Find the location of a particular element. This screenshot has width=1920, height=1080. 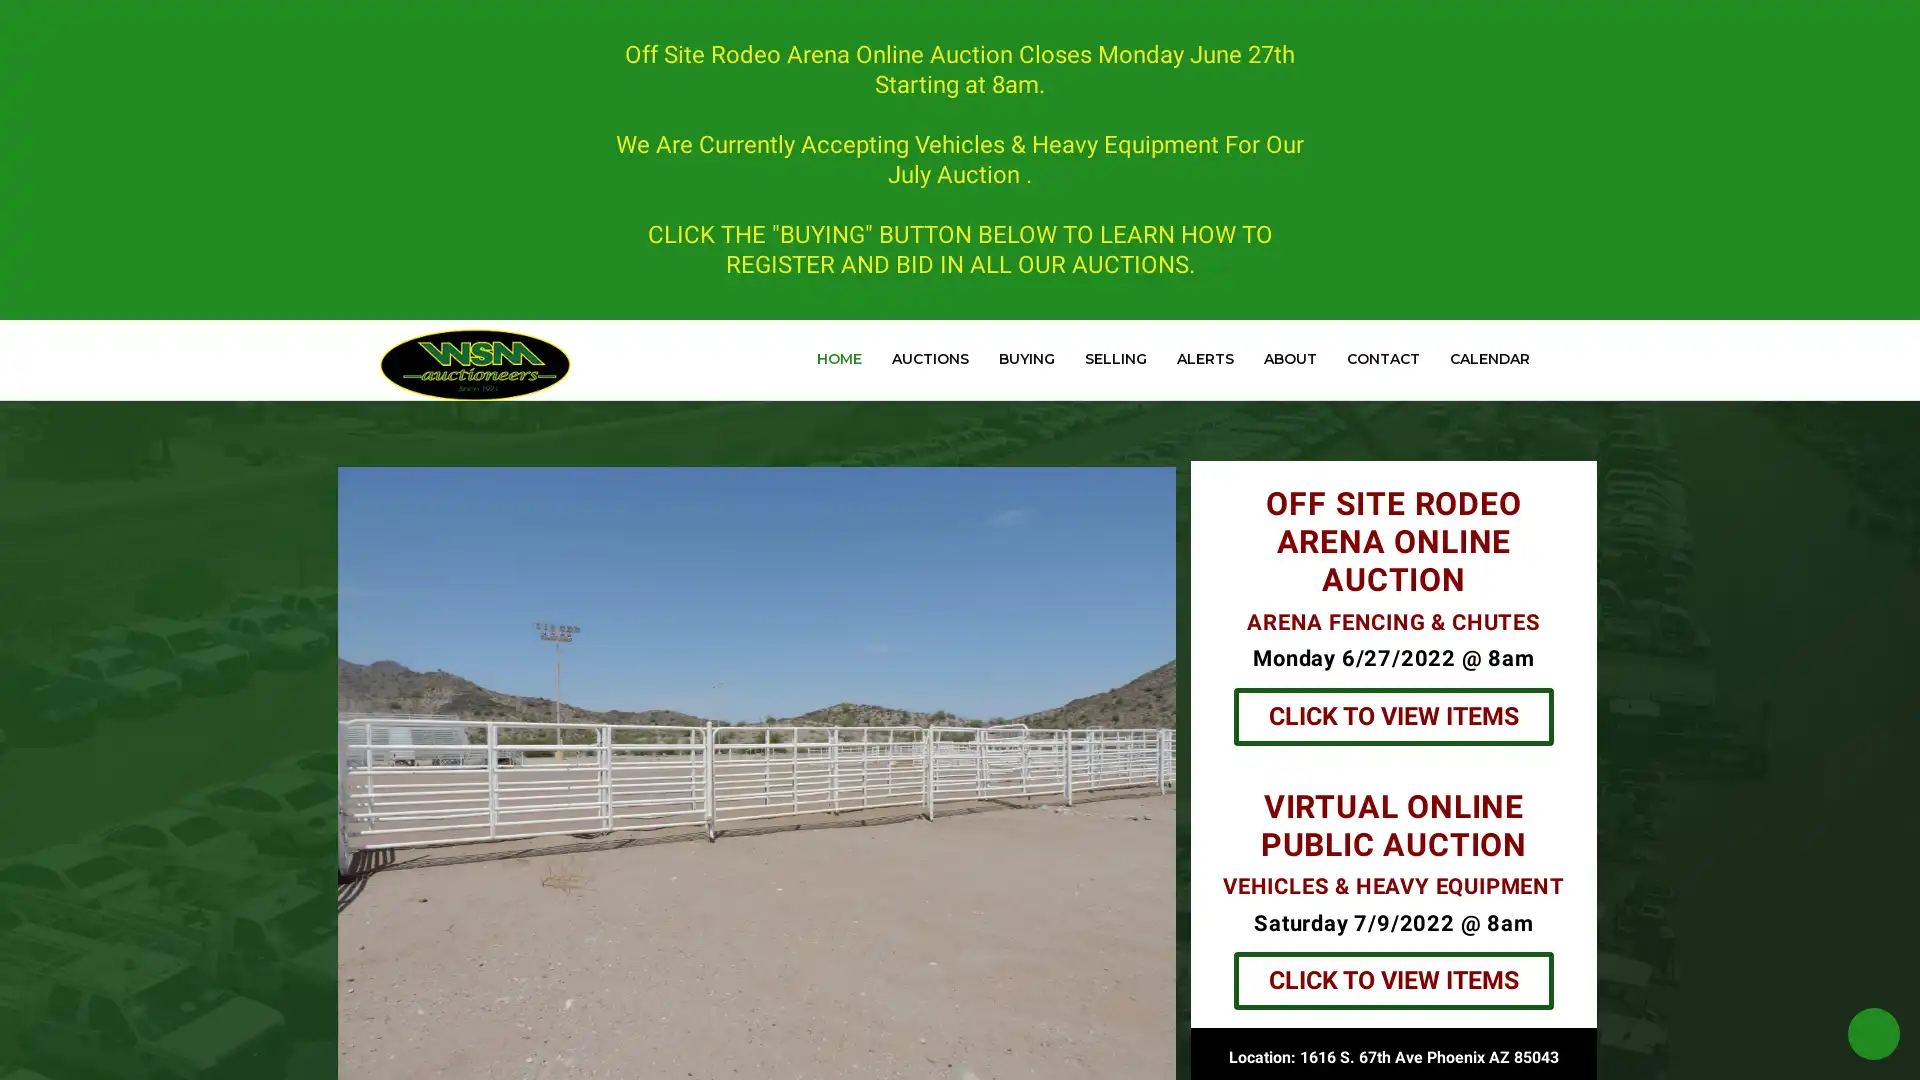

CLICK TO VIEW ITEMS is located at coordinates (1391, 715).